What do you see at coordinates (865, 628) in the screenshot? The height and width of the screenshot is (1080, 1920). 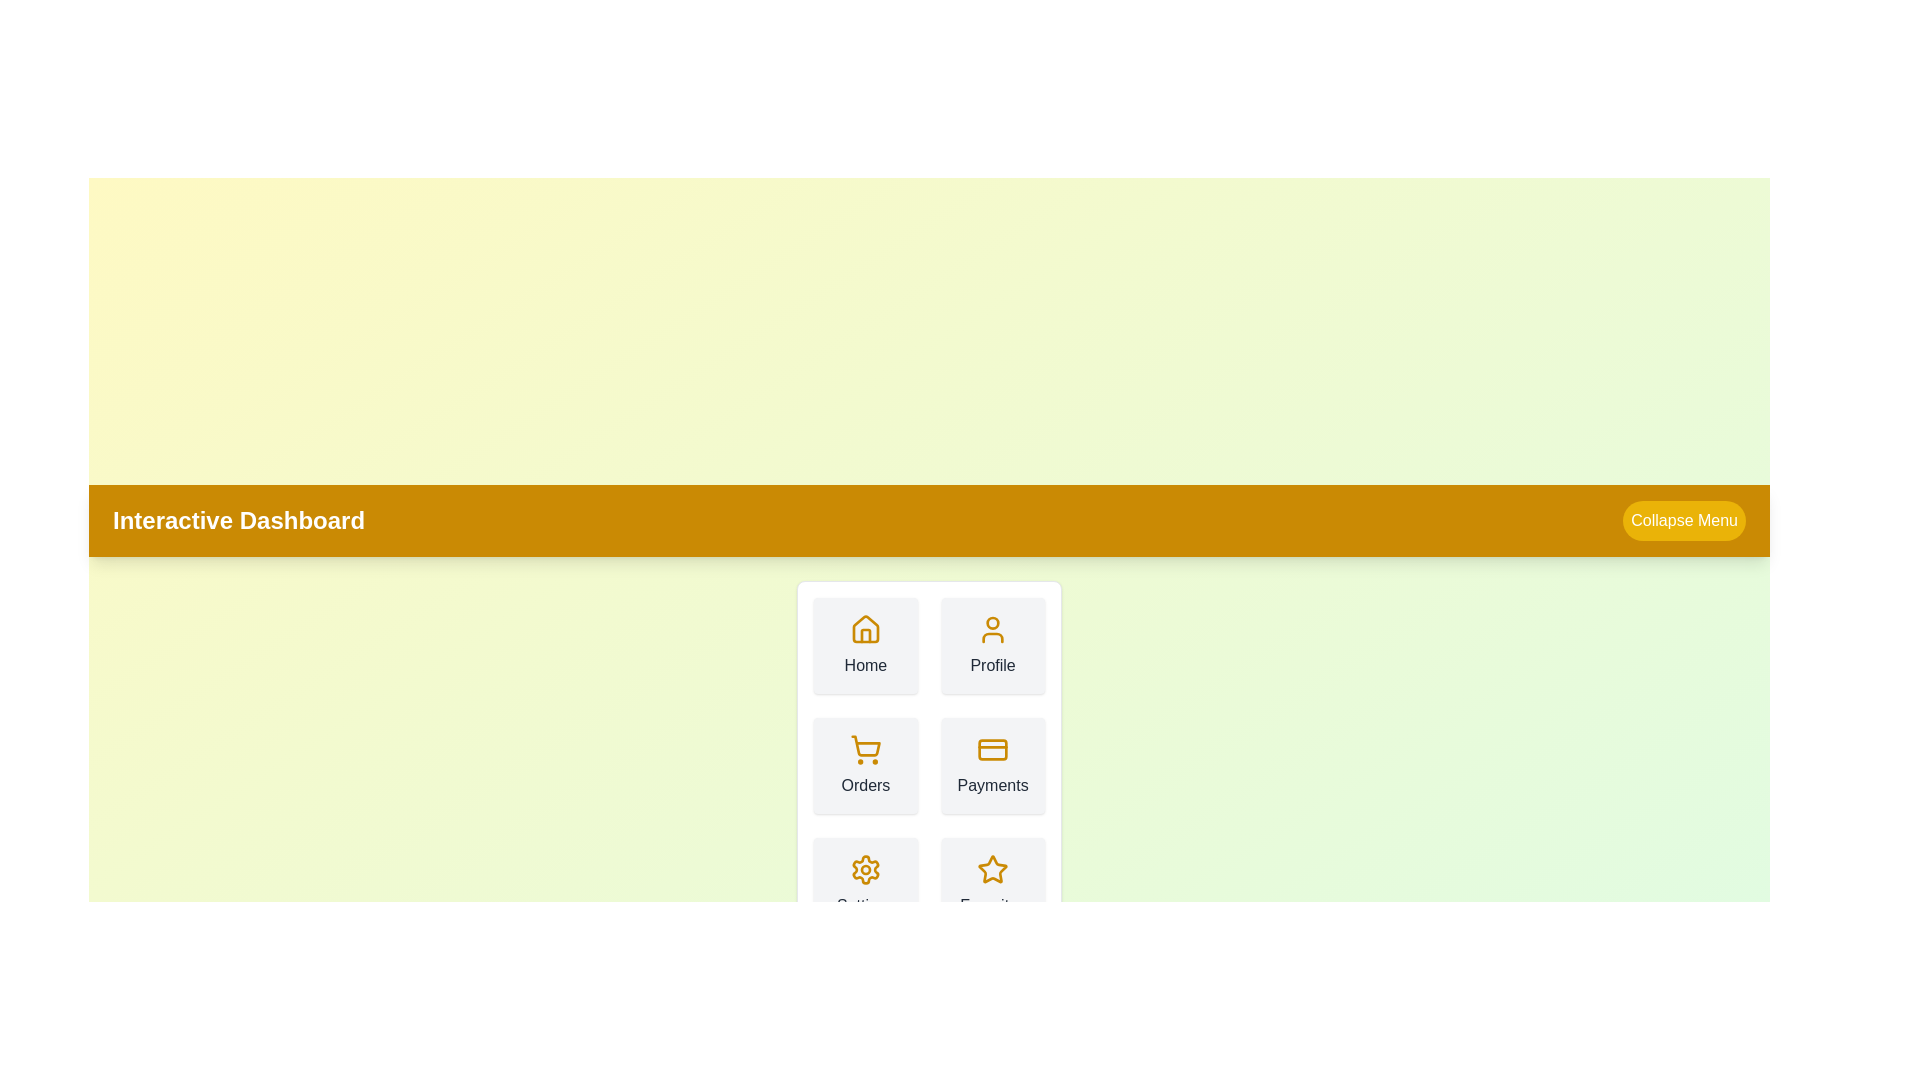 I see `the icon corresponding to Home` at bounding box center [865, 628].